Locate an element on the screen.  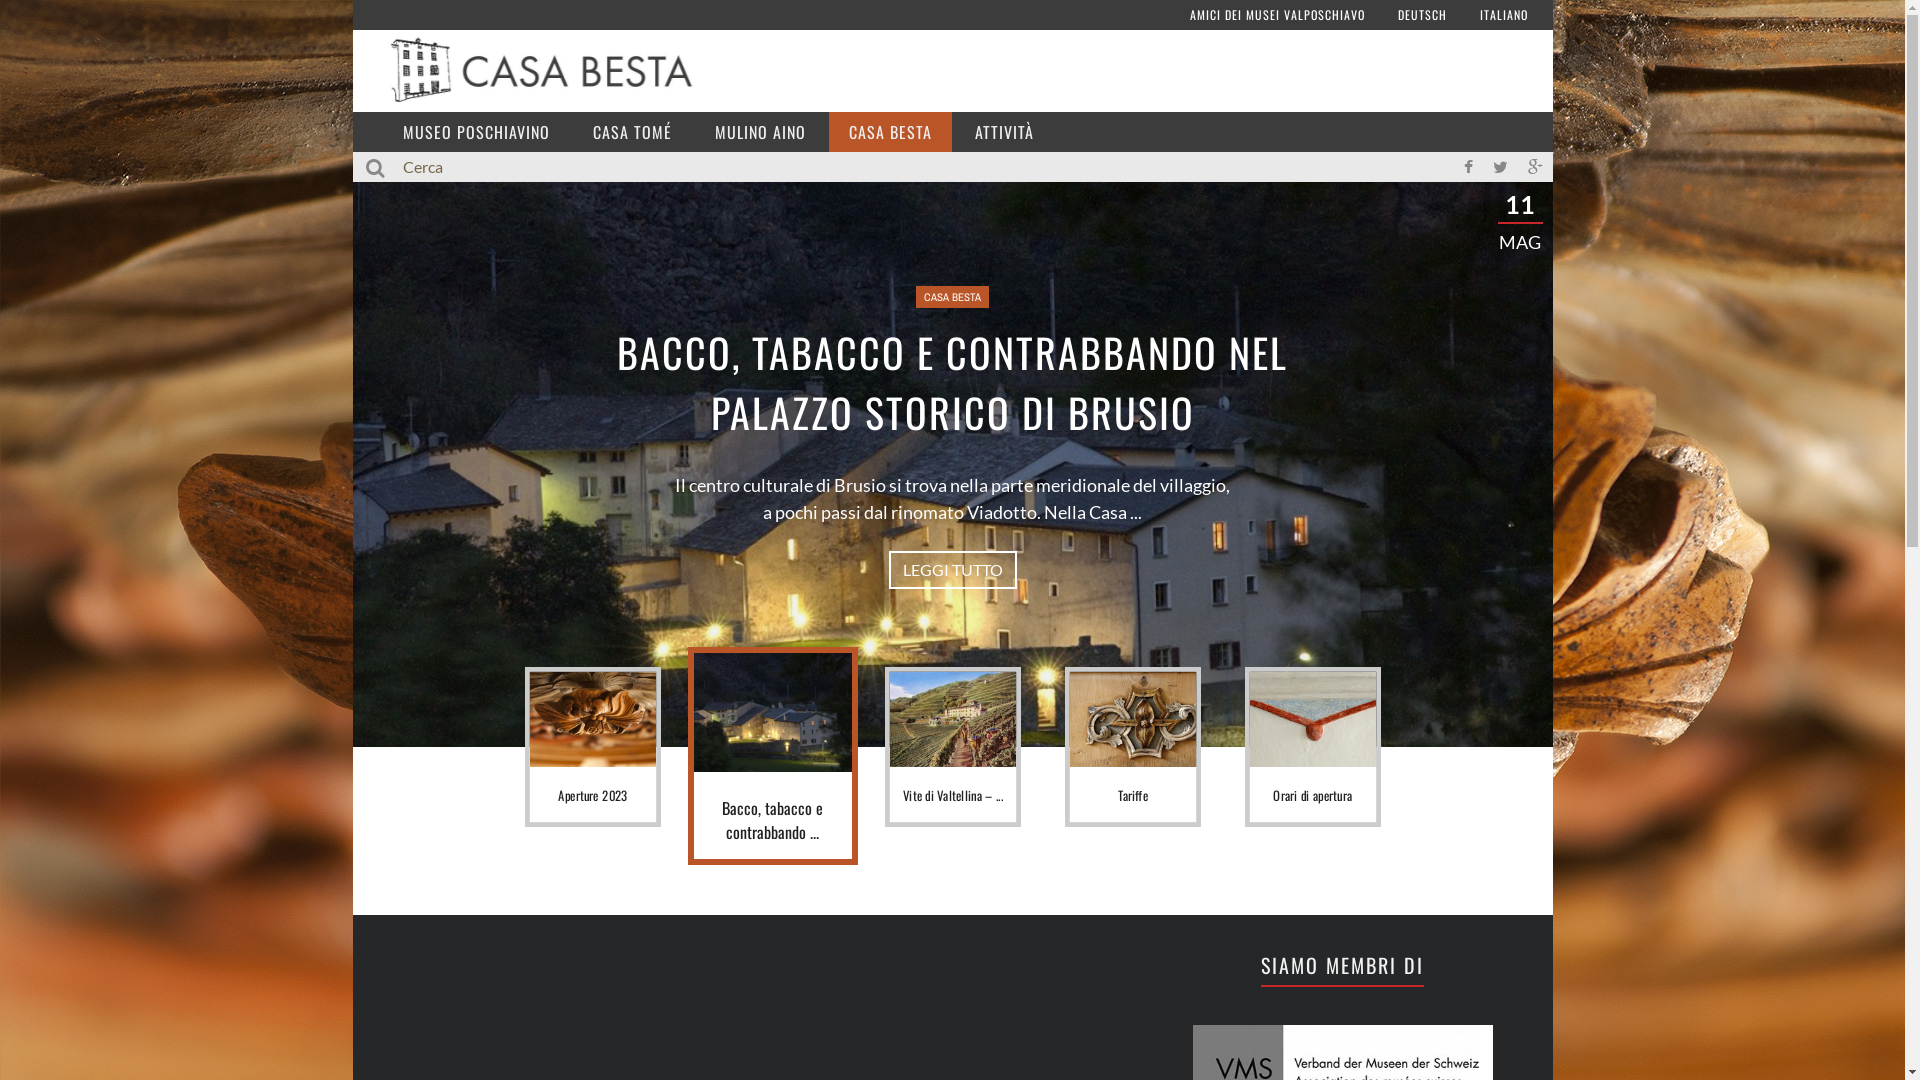
'MULINO AINO' is located at coordinates (758, 131).